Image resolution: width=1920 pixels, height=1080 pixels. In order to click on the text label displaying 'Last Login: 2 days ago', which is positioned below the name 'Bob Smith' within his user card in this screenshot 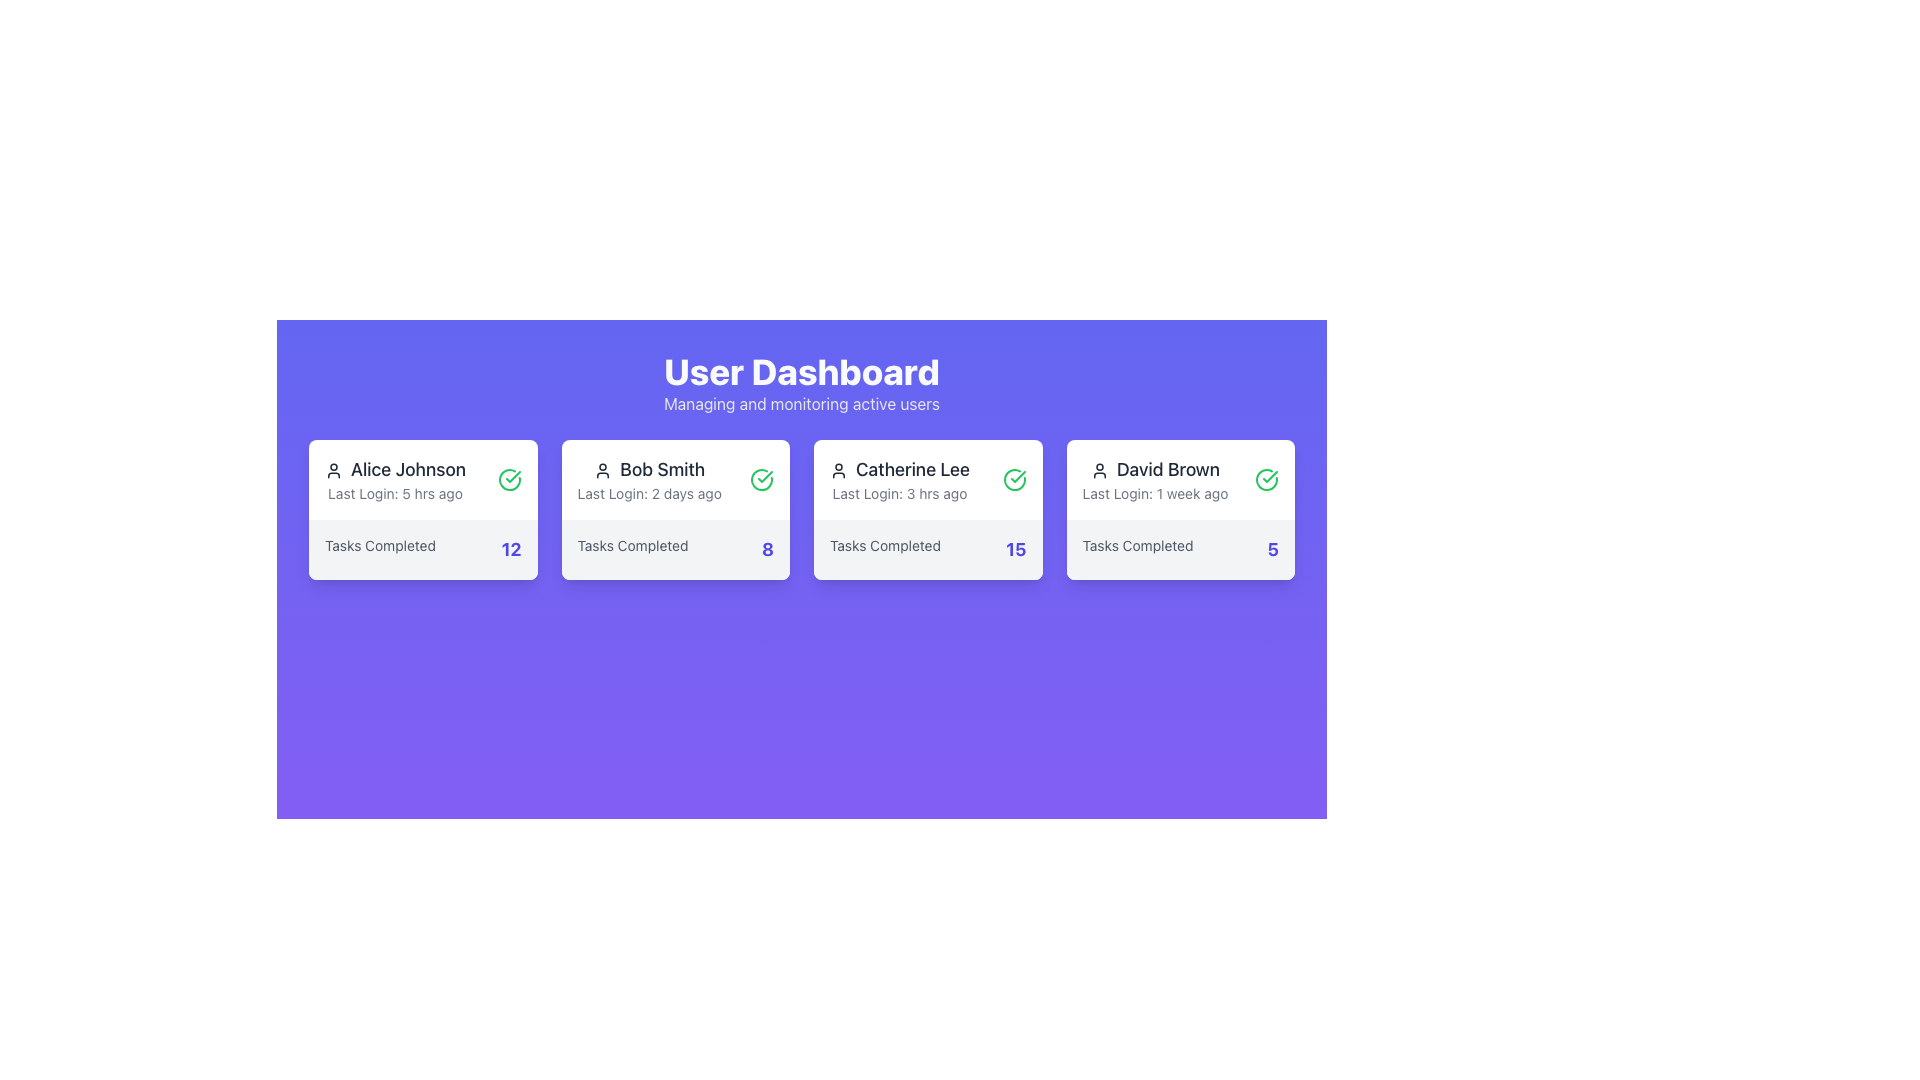, I will do `click(649, 493)`.